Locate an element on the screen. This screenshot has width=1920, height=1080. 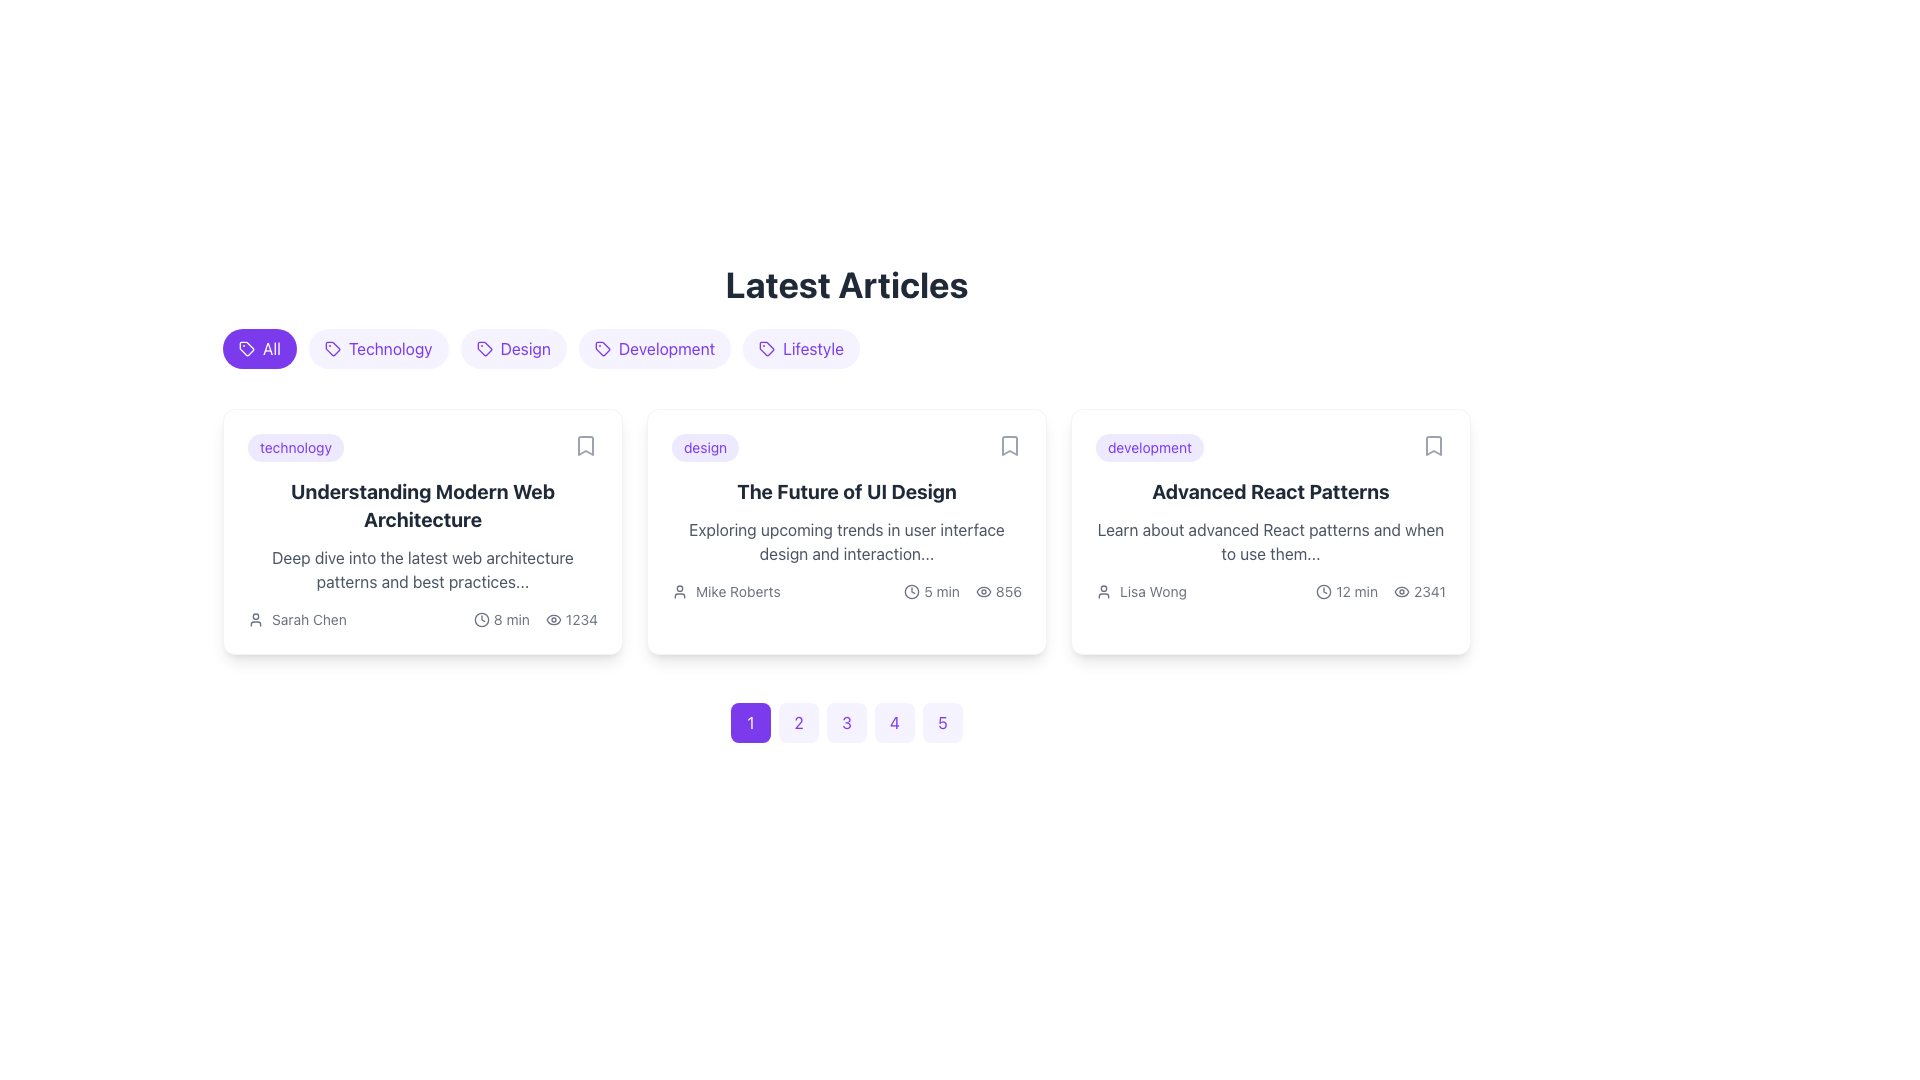
the bookmark icon located in the upper-right corner of the card titled 'Understanding Modern Web Architecture' in the 'Latest Articles' section is located at coordinates (584, 445).